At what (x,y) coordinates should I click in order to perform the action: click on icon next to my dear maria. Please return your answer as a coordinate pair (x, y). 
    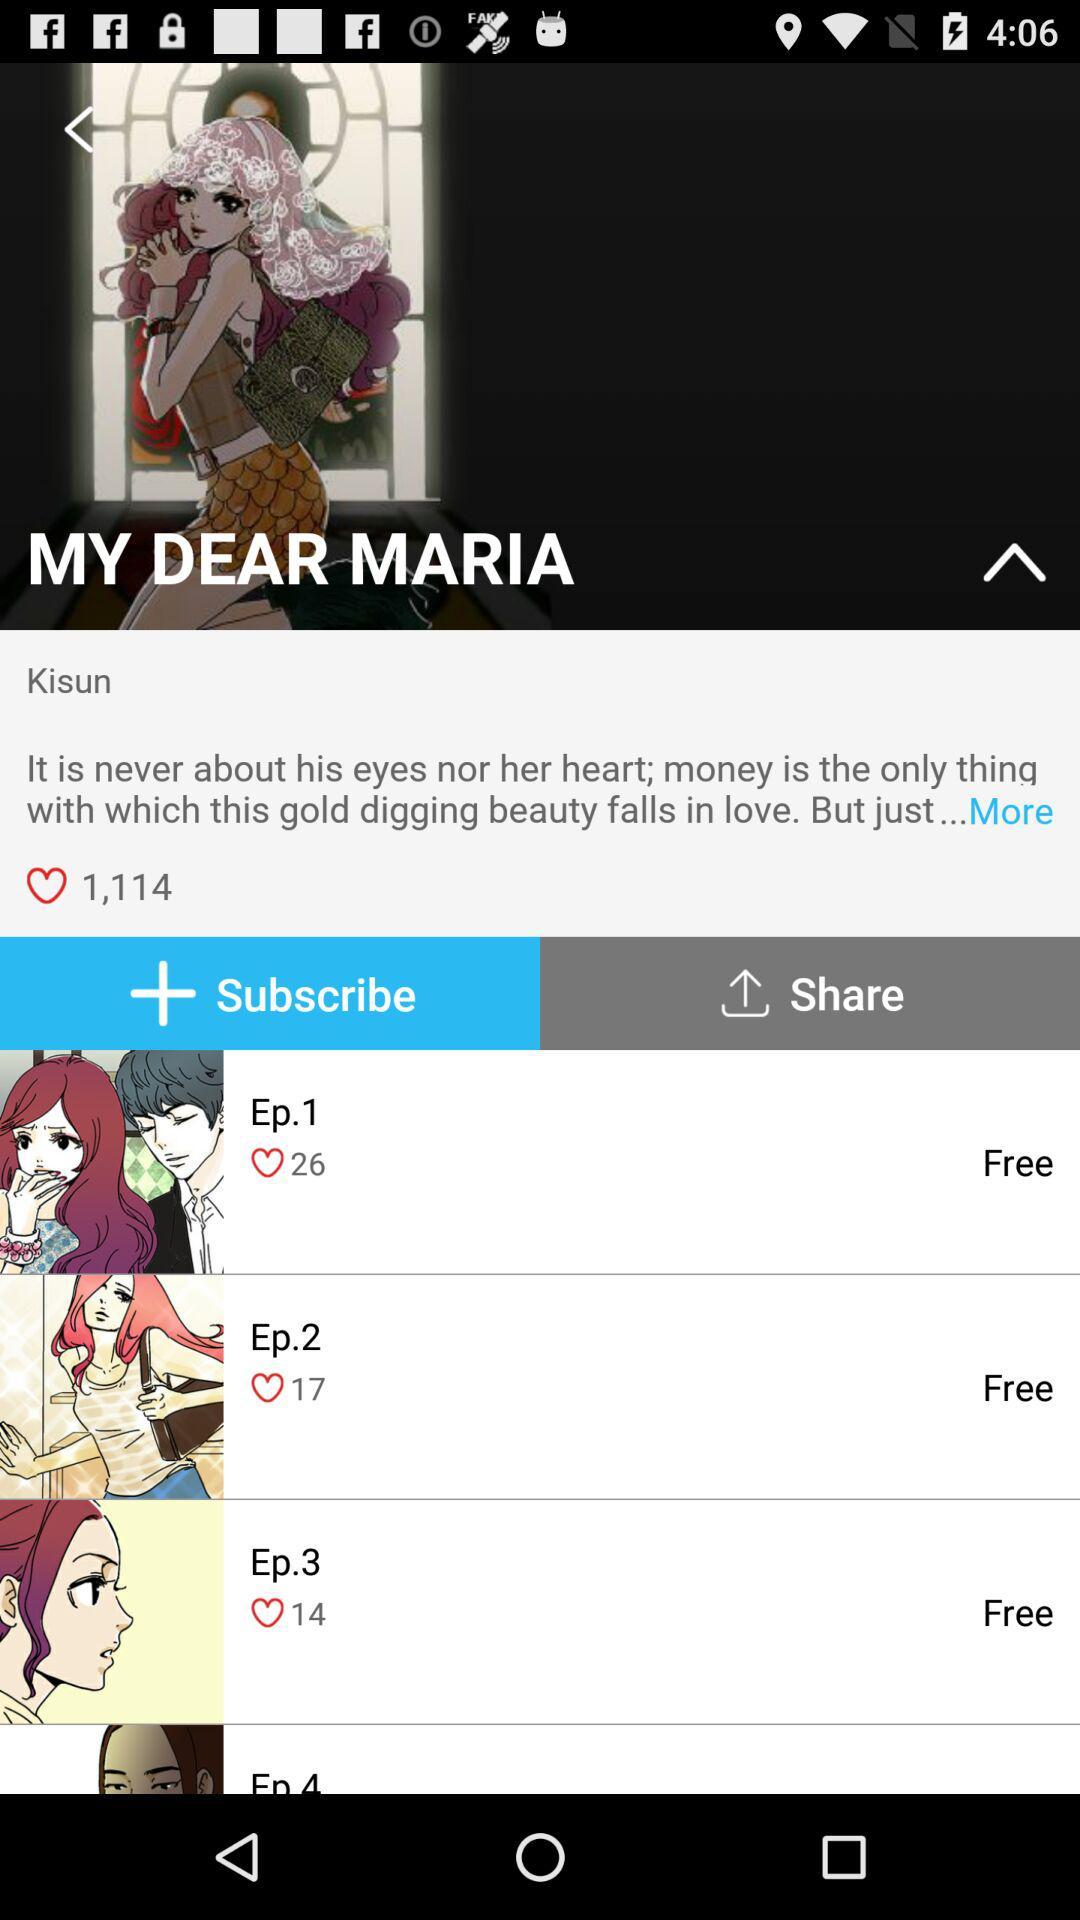
    Looking at the image, I should click on (1014, 563).